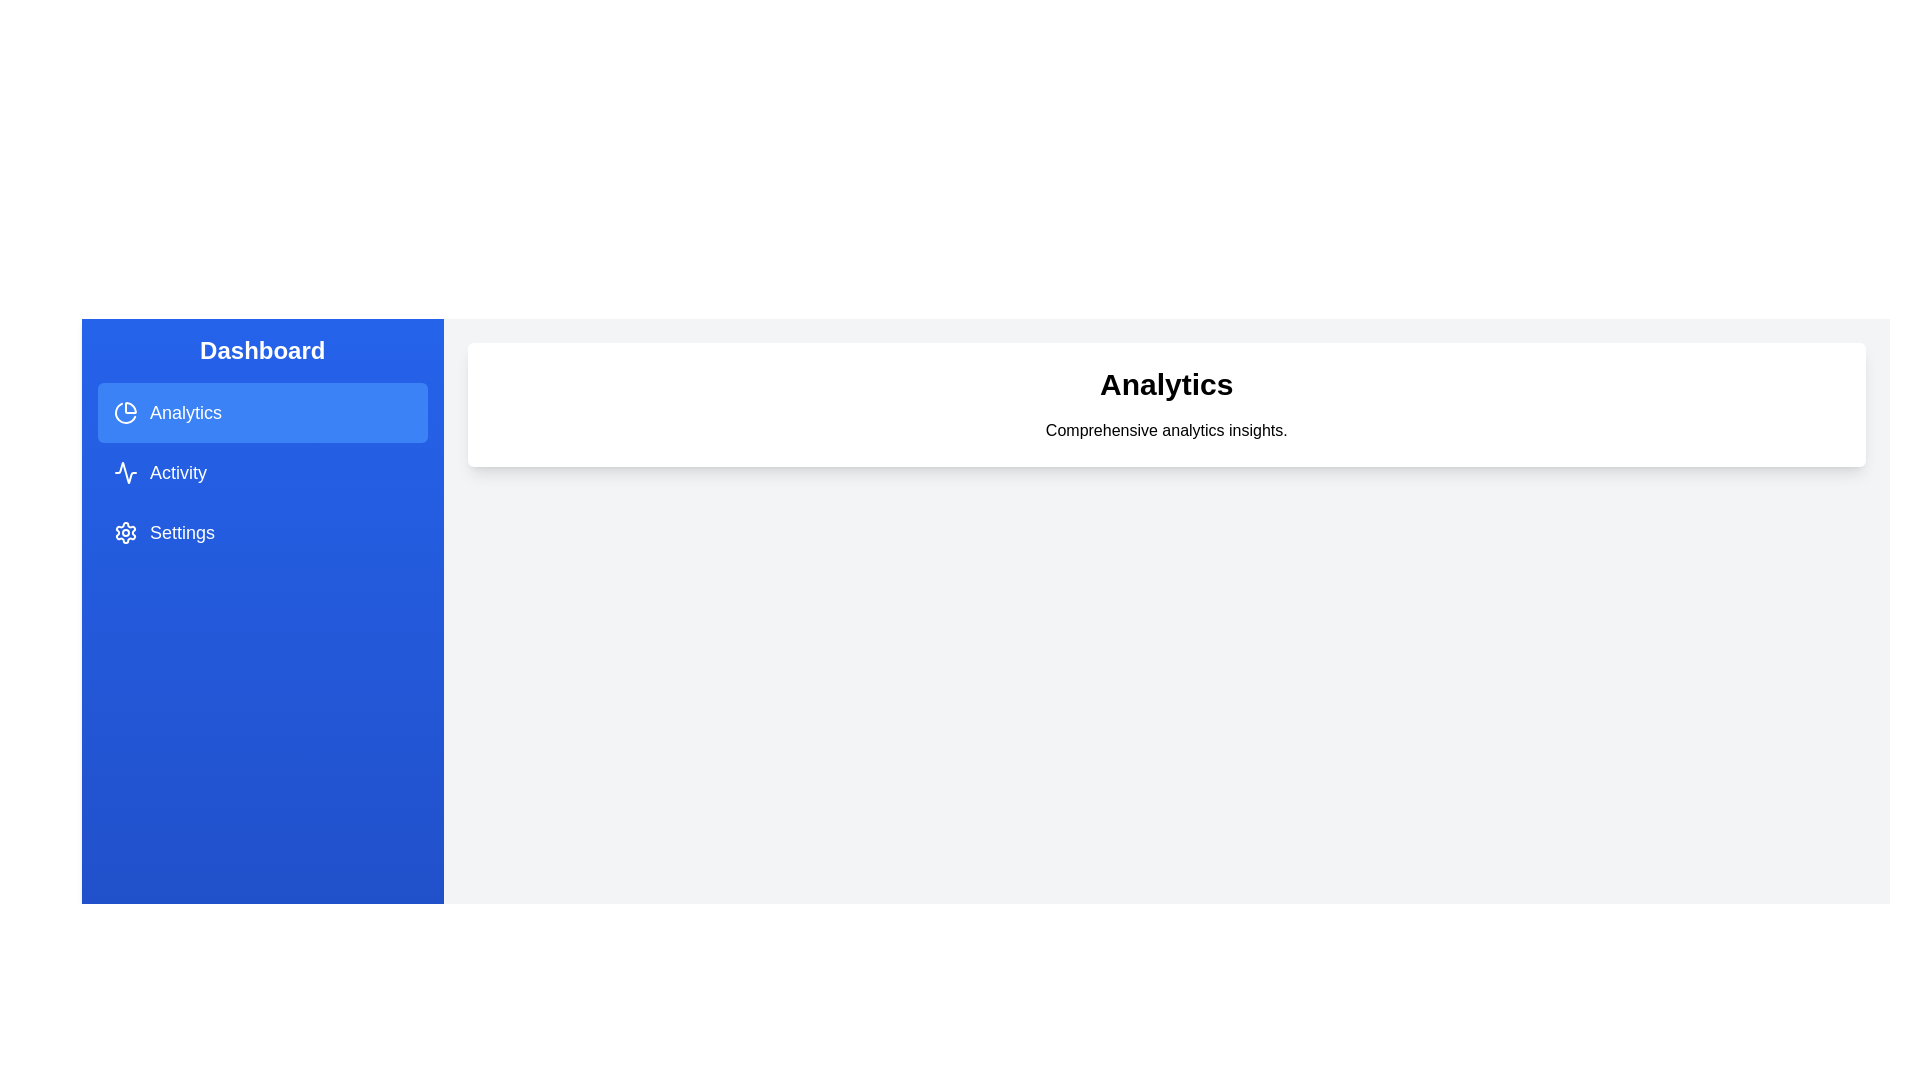 The width and height of the screenshot is (1920, 1080). I want to click on the second slice of the pie chart within the SVG icon located in the left sidebar, adjacent to the 'Analytics' menu label, so click(124, 412).